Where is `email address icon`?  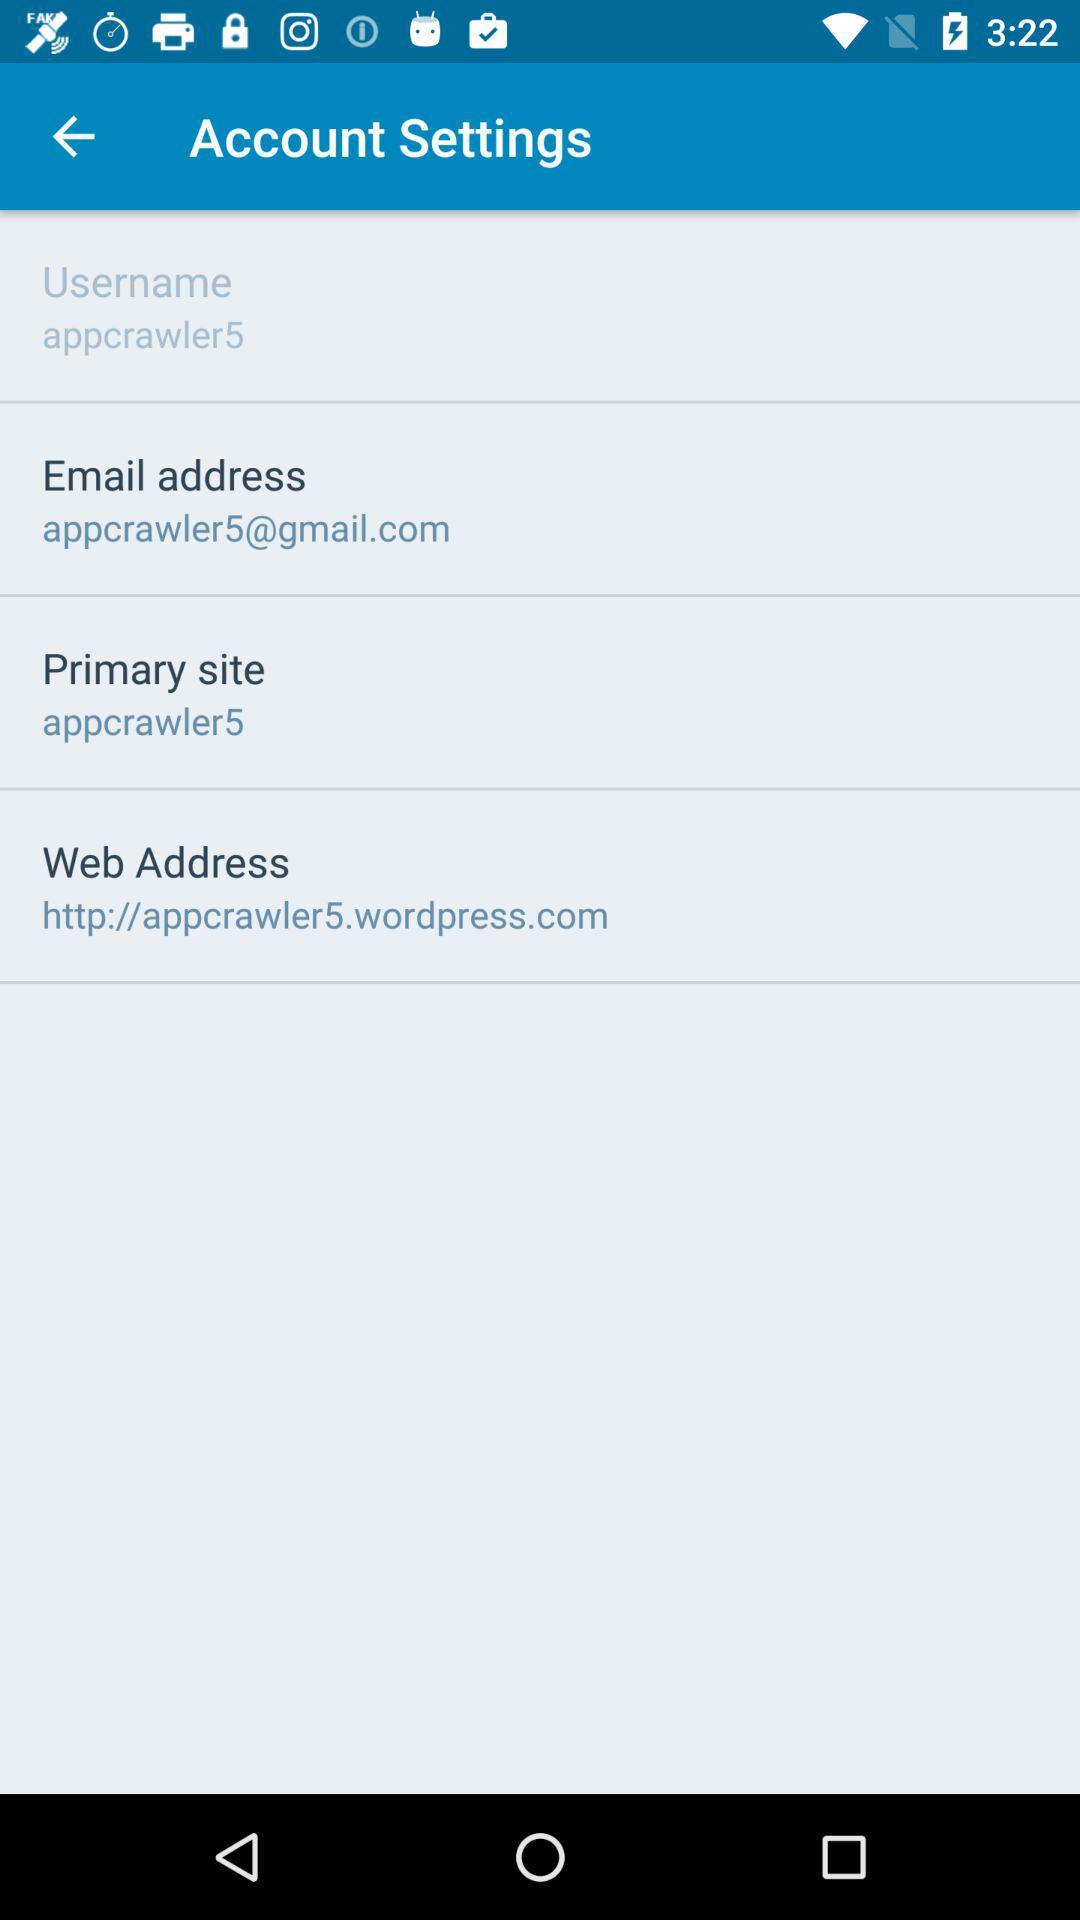
email address icon is located at coordinates (173, 473).